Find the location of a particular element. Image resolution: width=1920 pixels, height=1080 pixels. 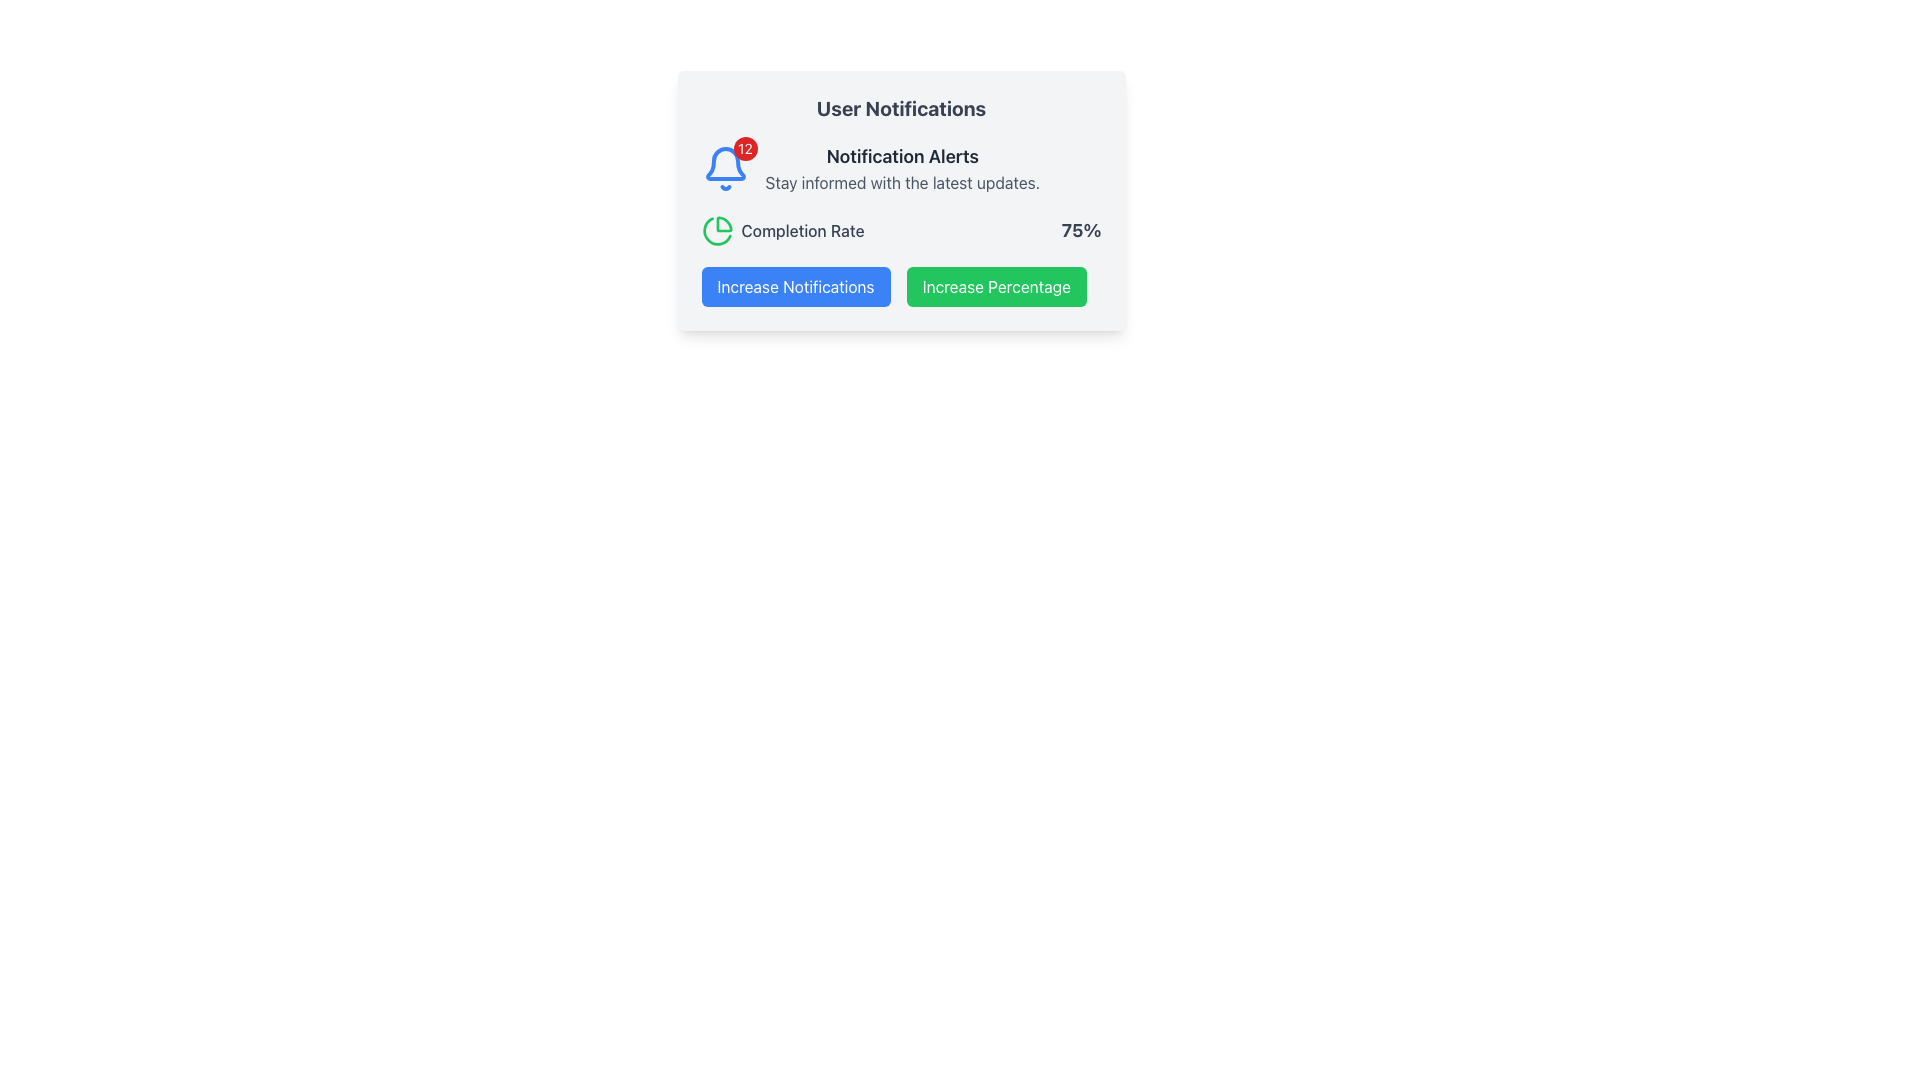

the Static Text Label that displays the completion percentage of 75%, located to the right of the text 'Completion Rate' is located at coordinates (1080, 230).